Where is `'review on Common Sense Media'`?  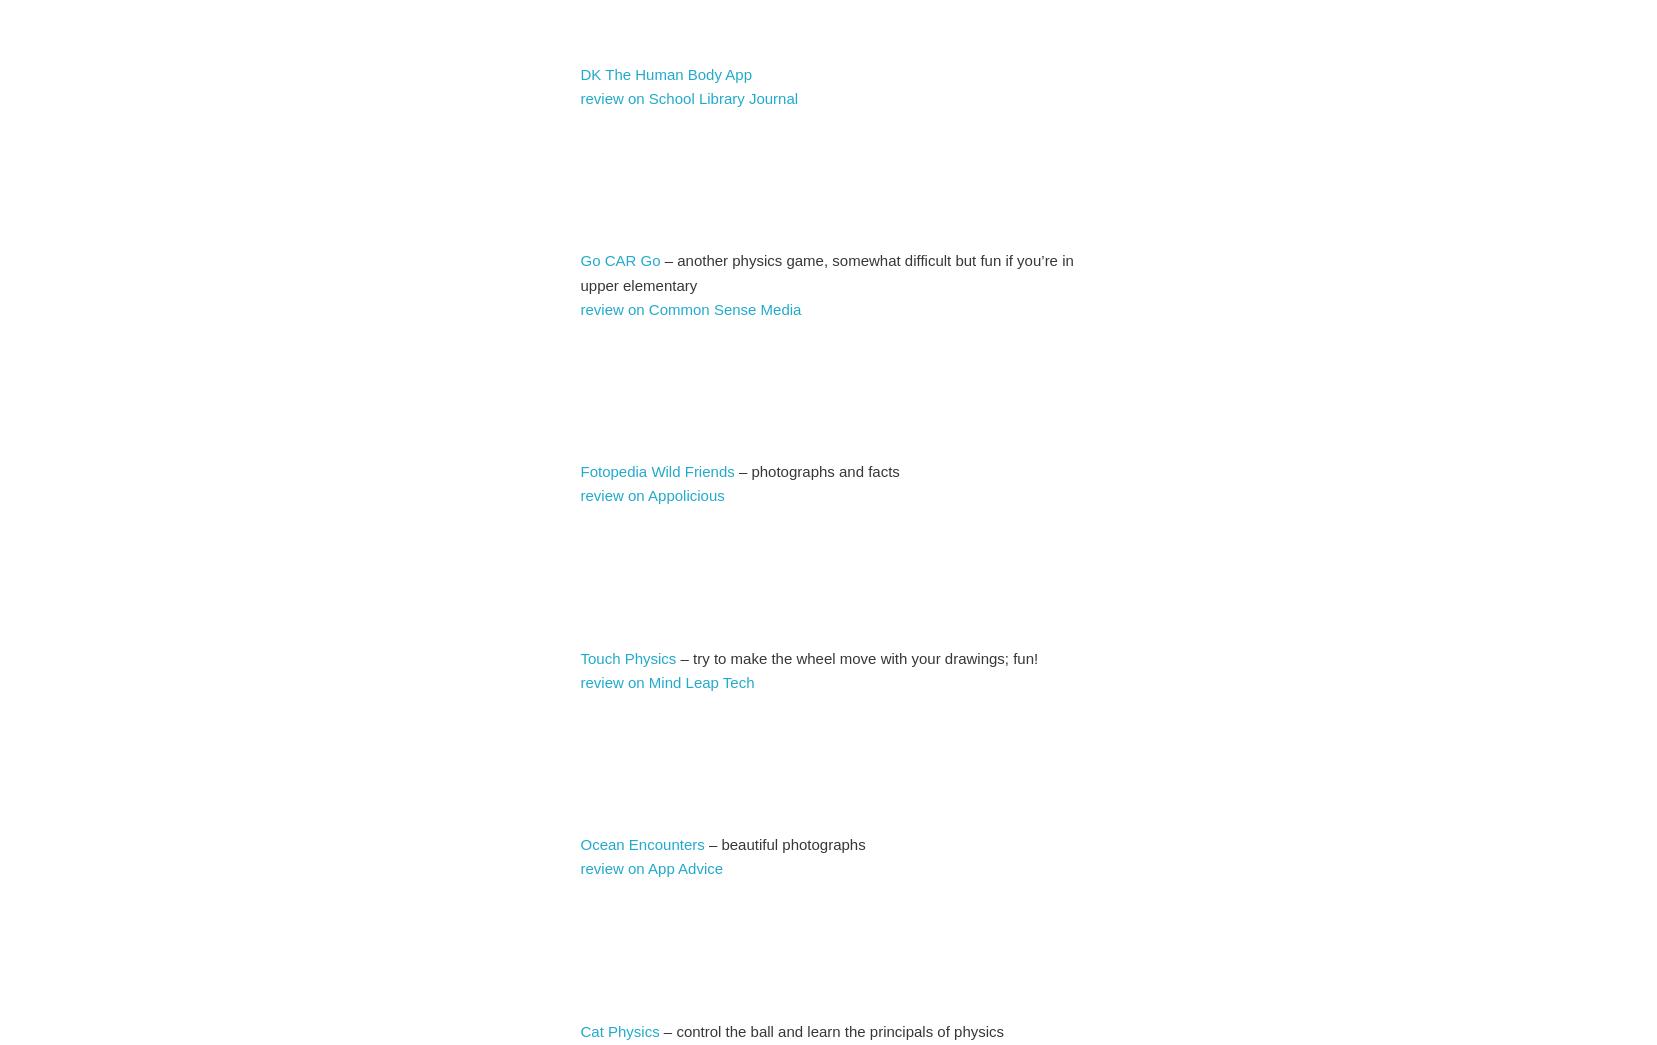 'review on Common Sense Media' is located at coordinates (691, 308).